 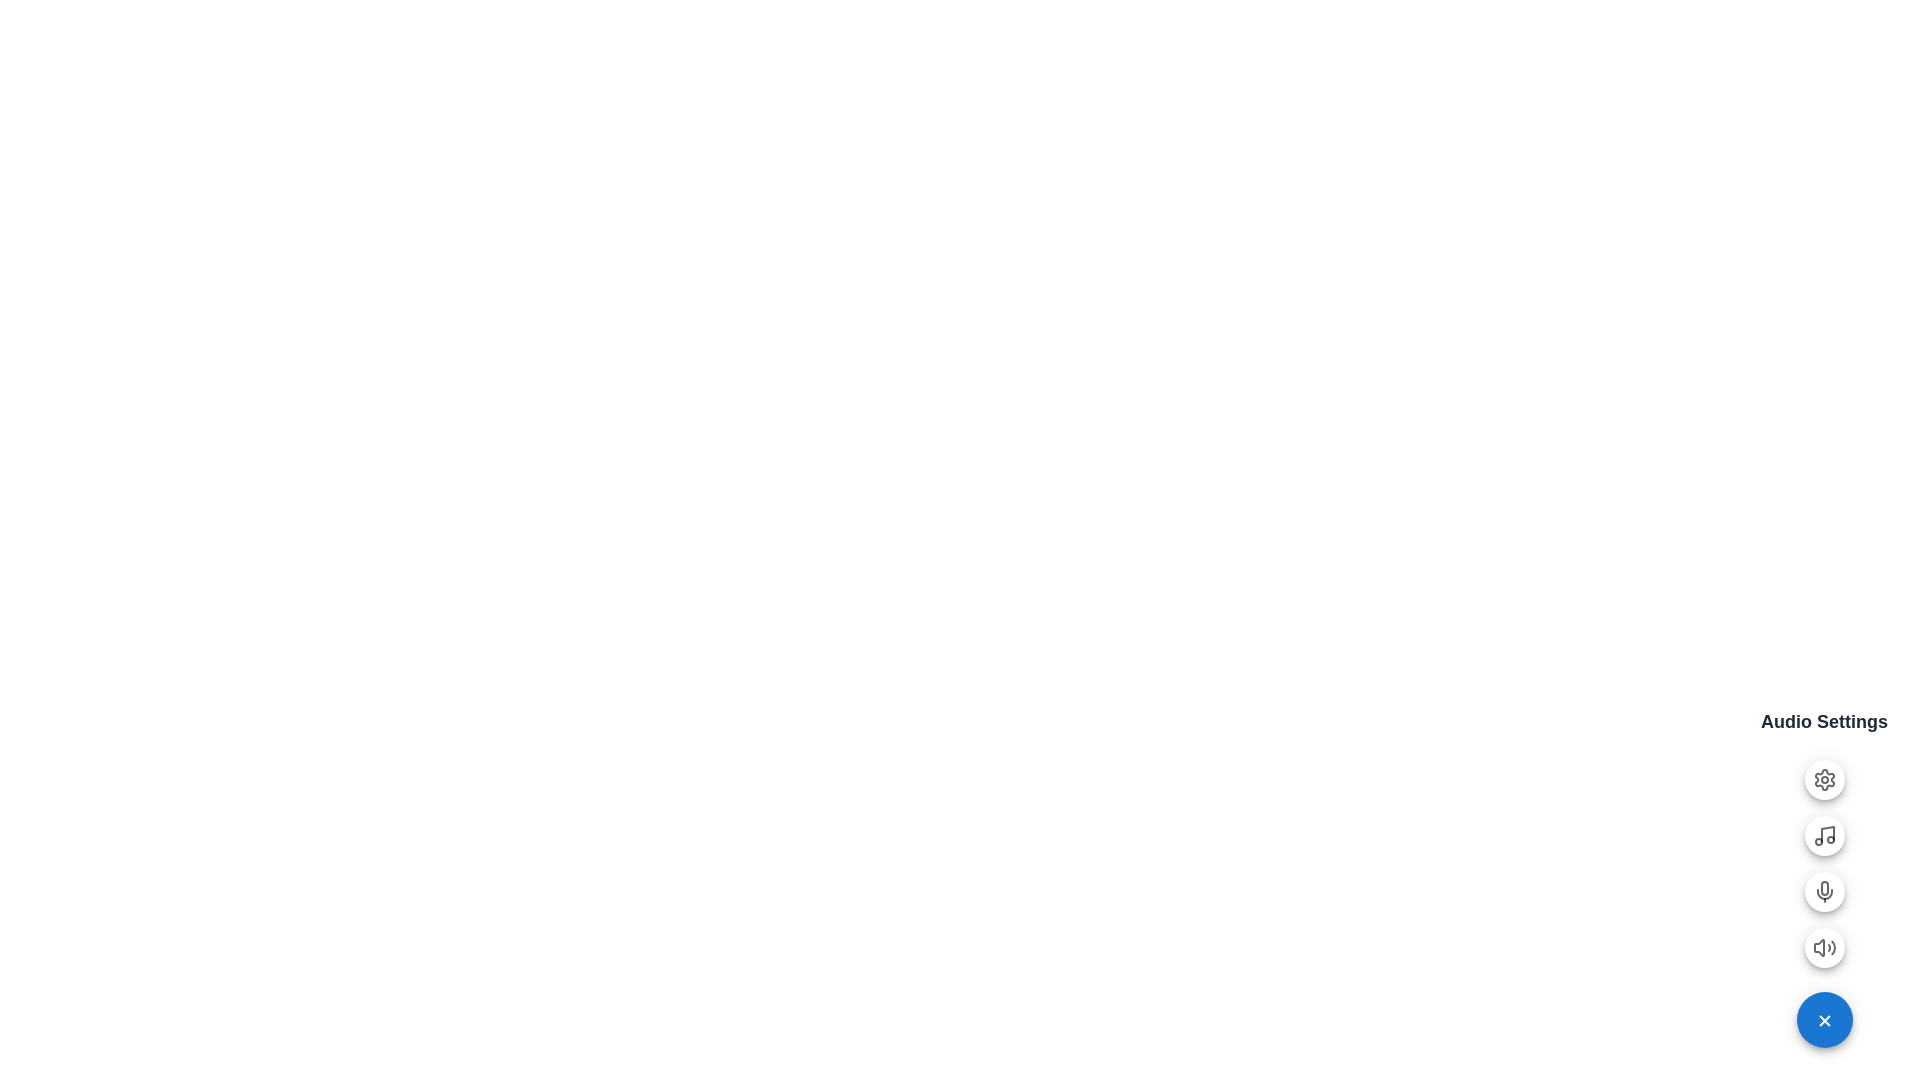 What do you see at coordinates (1824, 721) in the screenshot?
I see `the 'Audio Settings' text label, which is a bold, large-sized text in dark gray color` at bounding box center [1824, 721].